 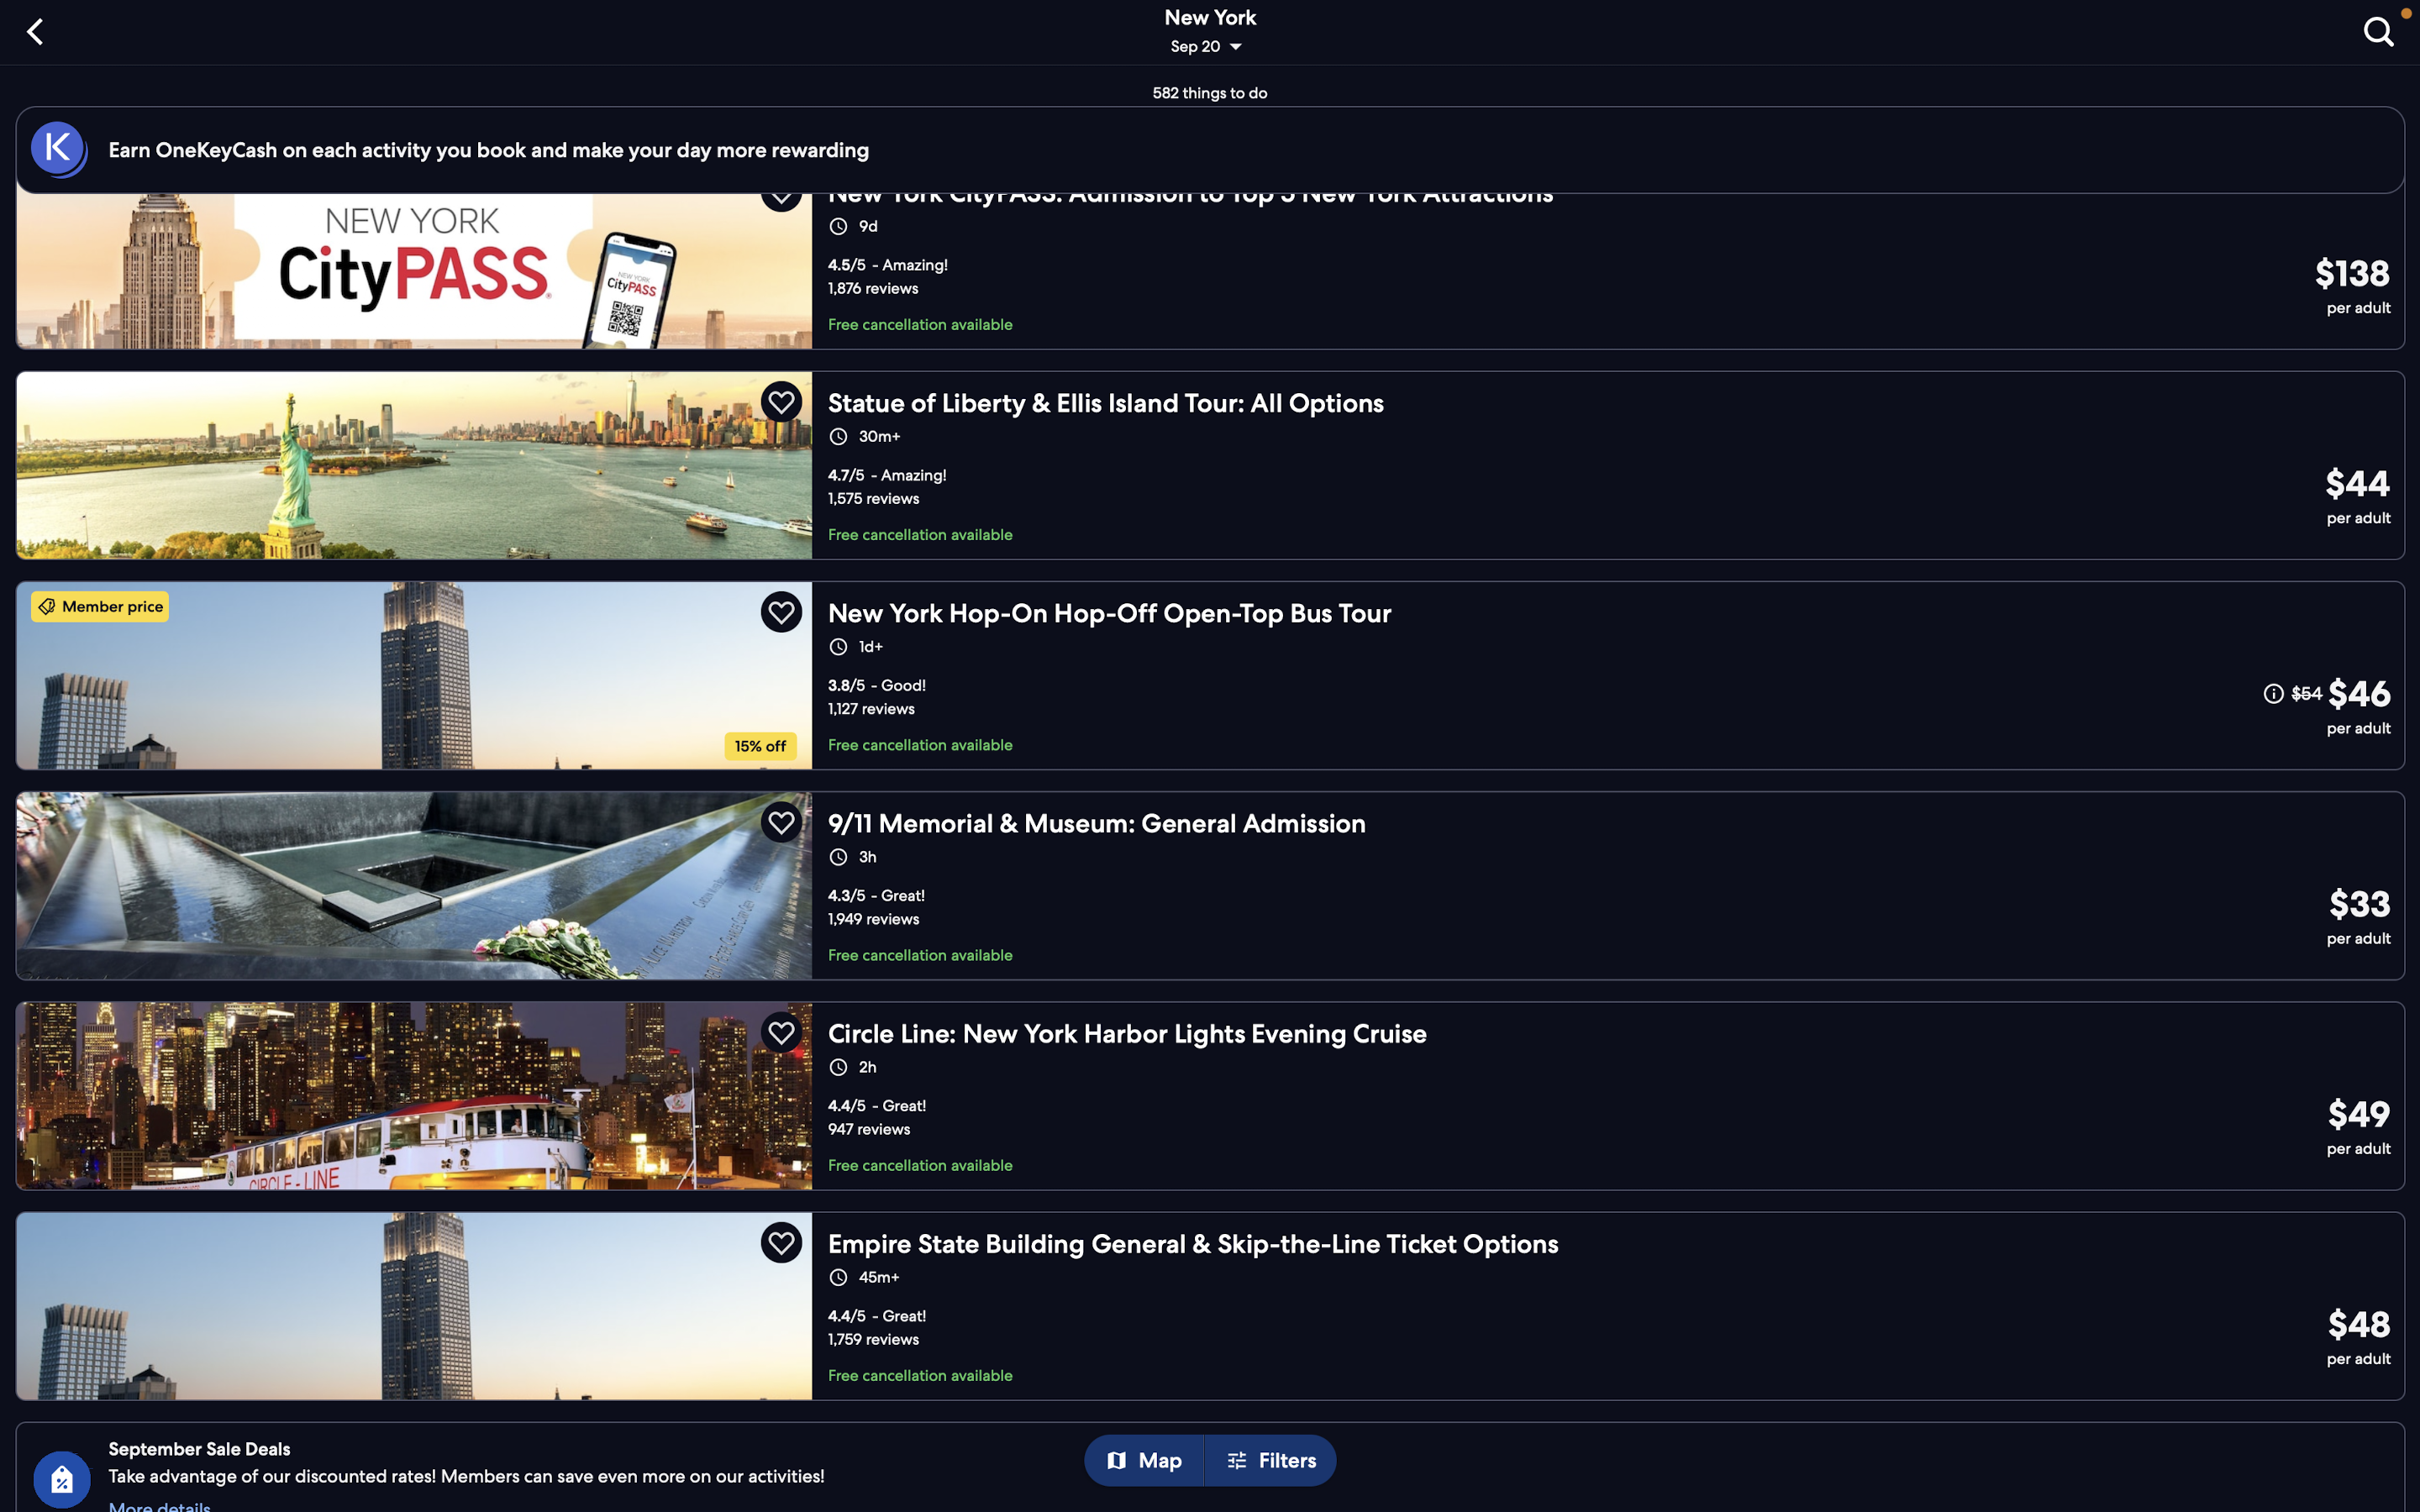 What do you see at coordinates (39, 29) in the screenshot?
I see `Return to the previous screen by clicking the "back" button` at bounding box center [39, 29].